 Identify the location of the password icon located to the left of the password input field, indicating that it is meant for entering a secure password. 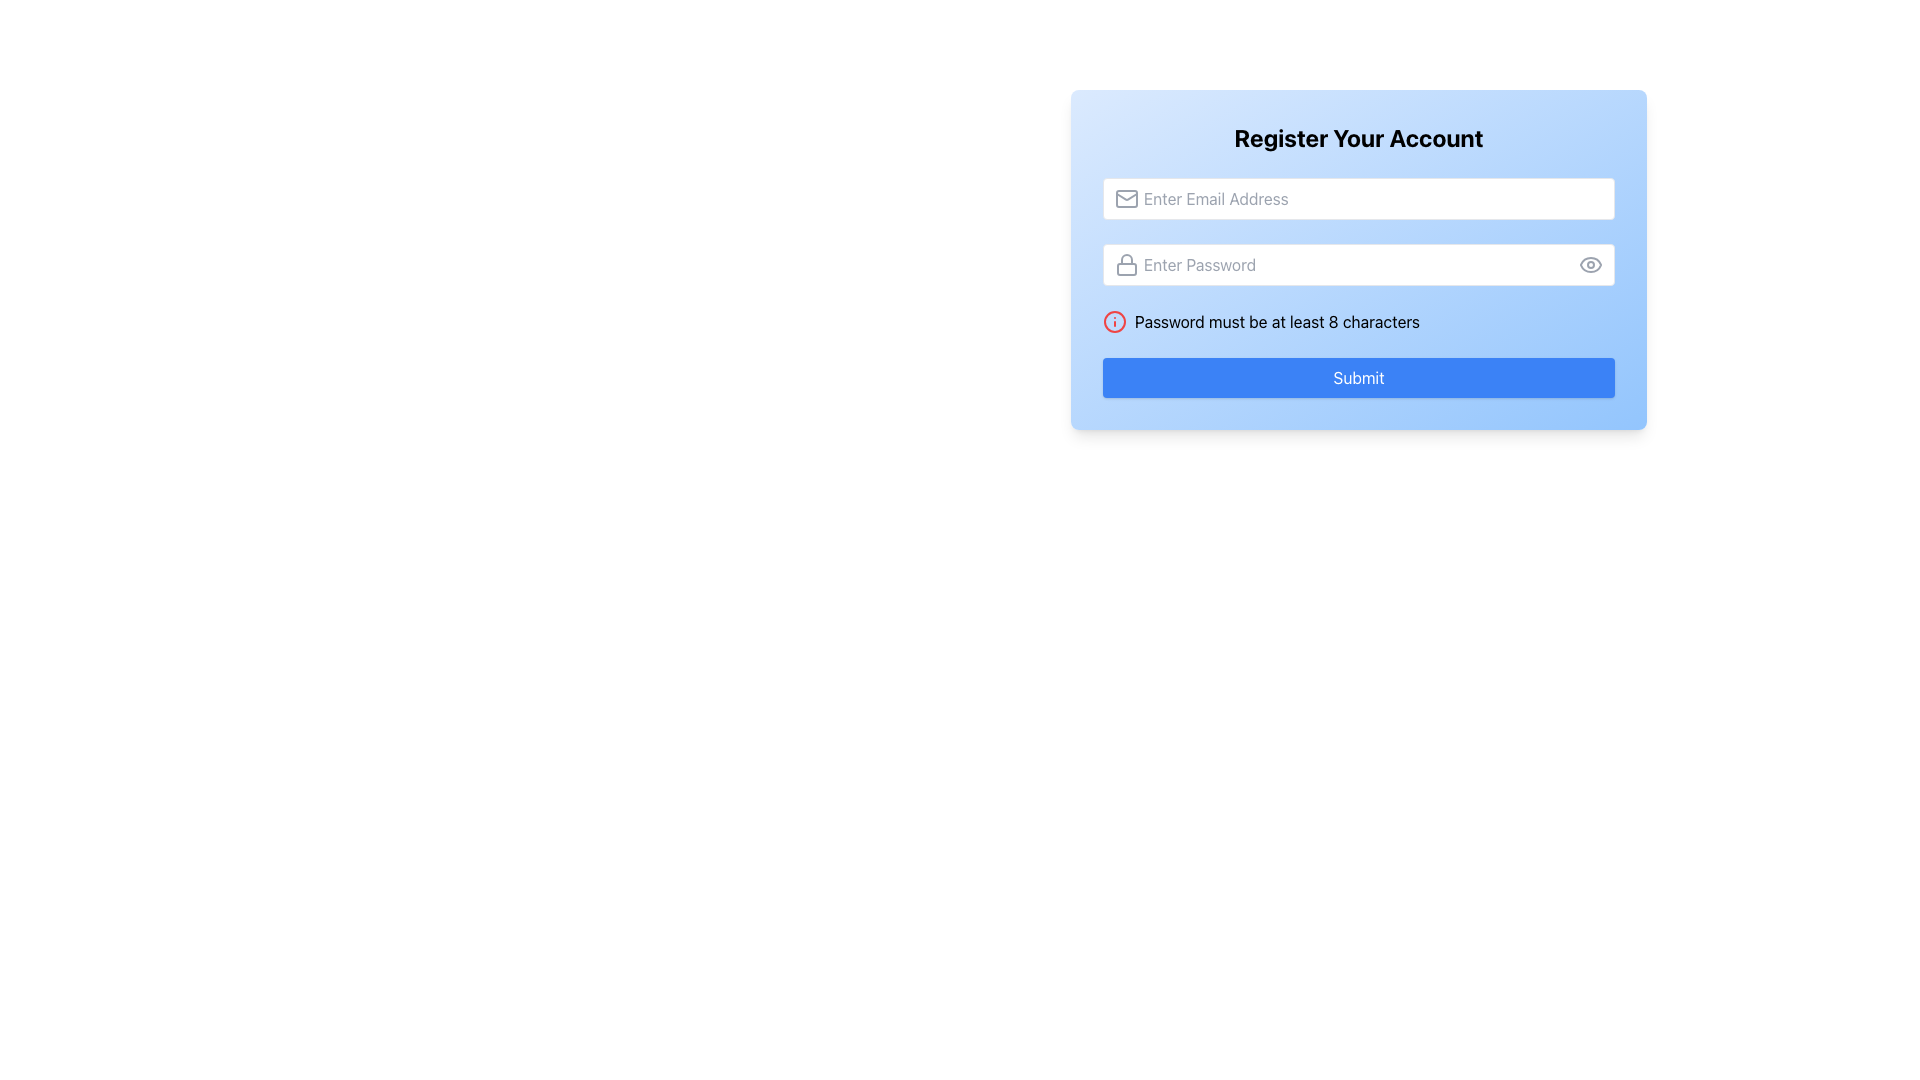
(1127, 264).